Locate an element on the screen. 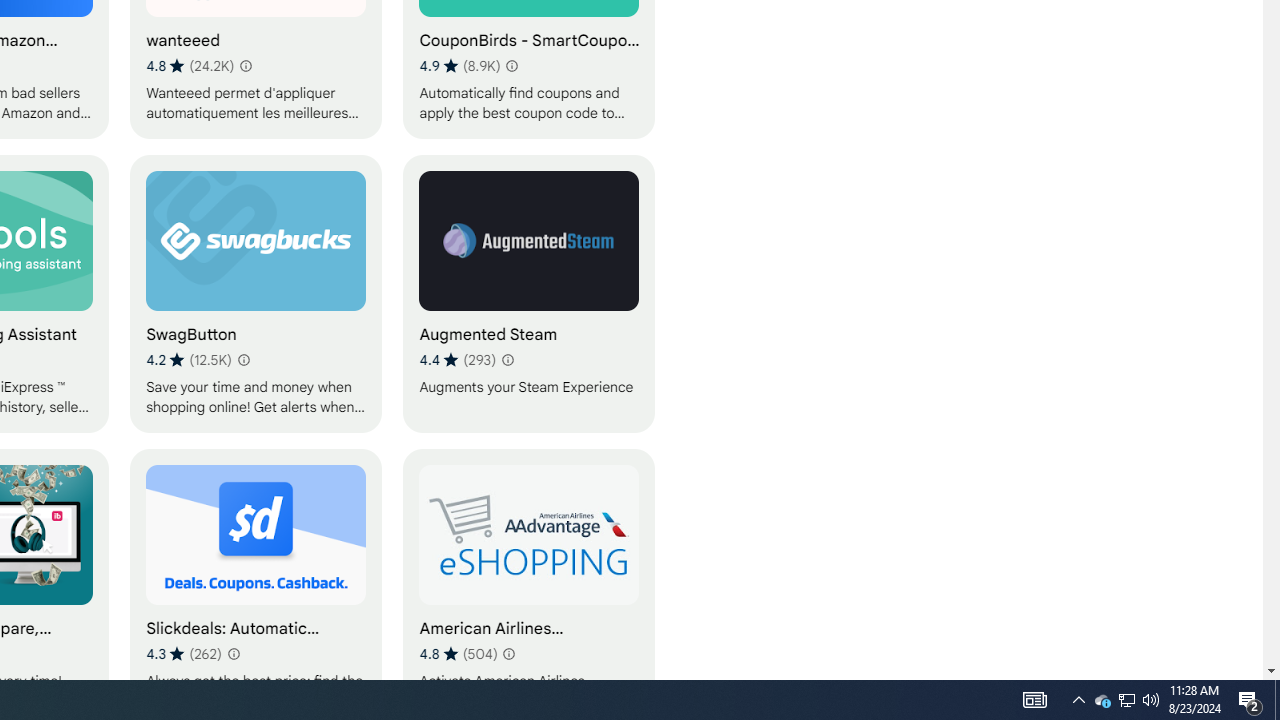 Image resolution: width=1280 pixels, height=720 pixels. 'Learn more about results and reviews "wanteeed"' is located at coordinates (244, 64).